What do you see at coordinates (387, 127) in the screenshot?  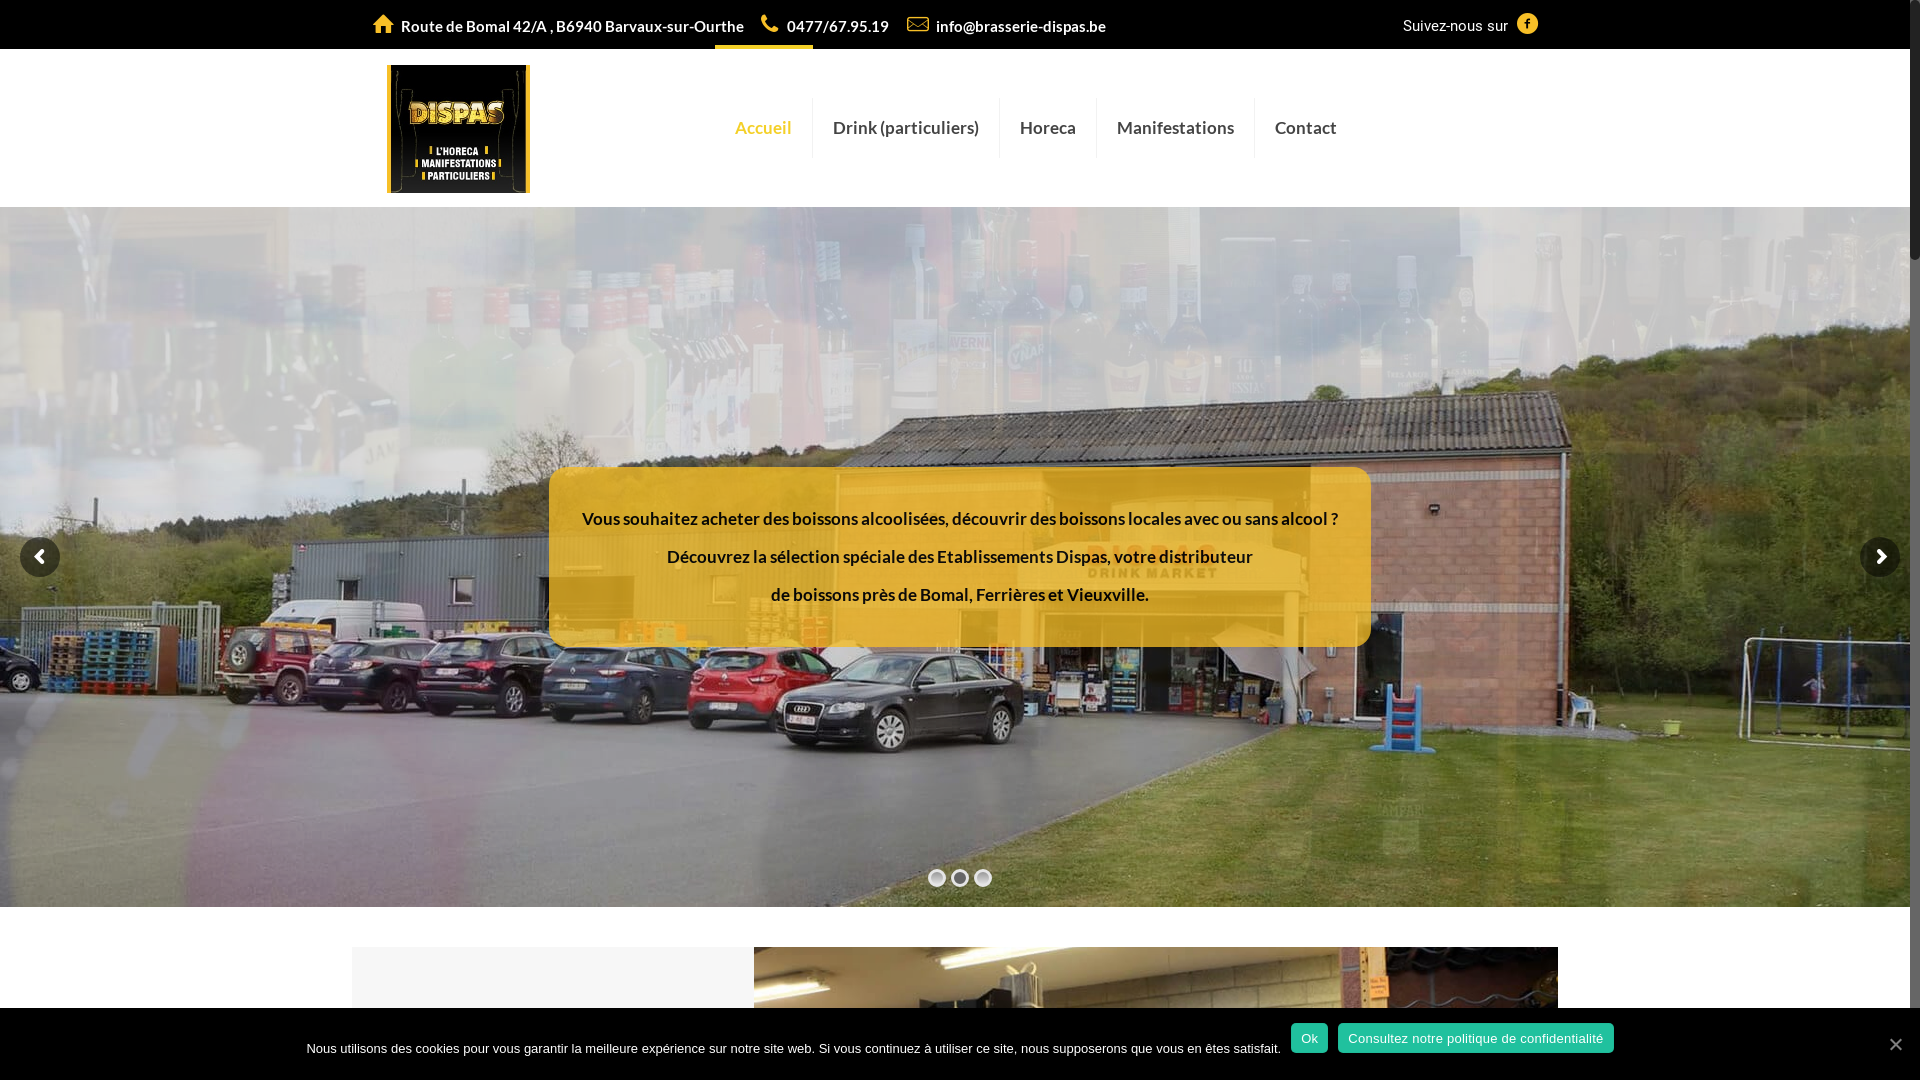 I see `'ETABLISSEMENTS DISPAS'` at bounding box center [387, 127].